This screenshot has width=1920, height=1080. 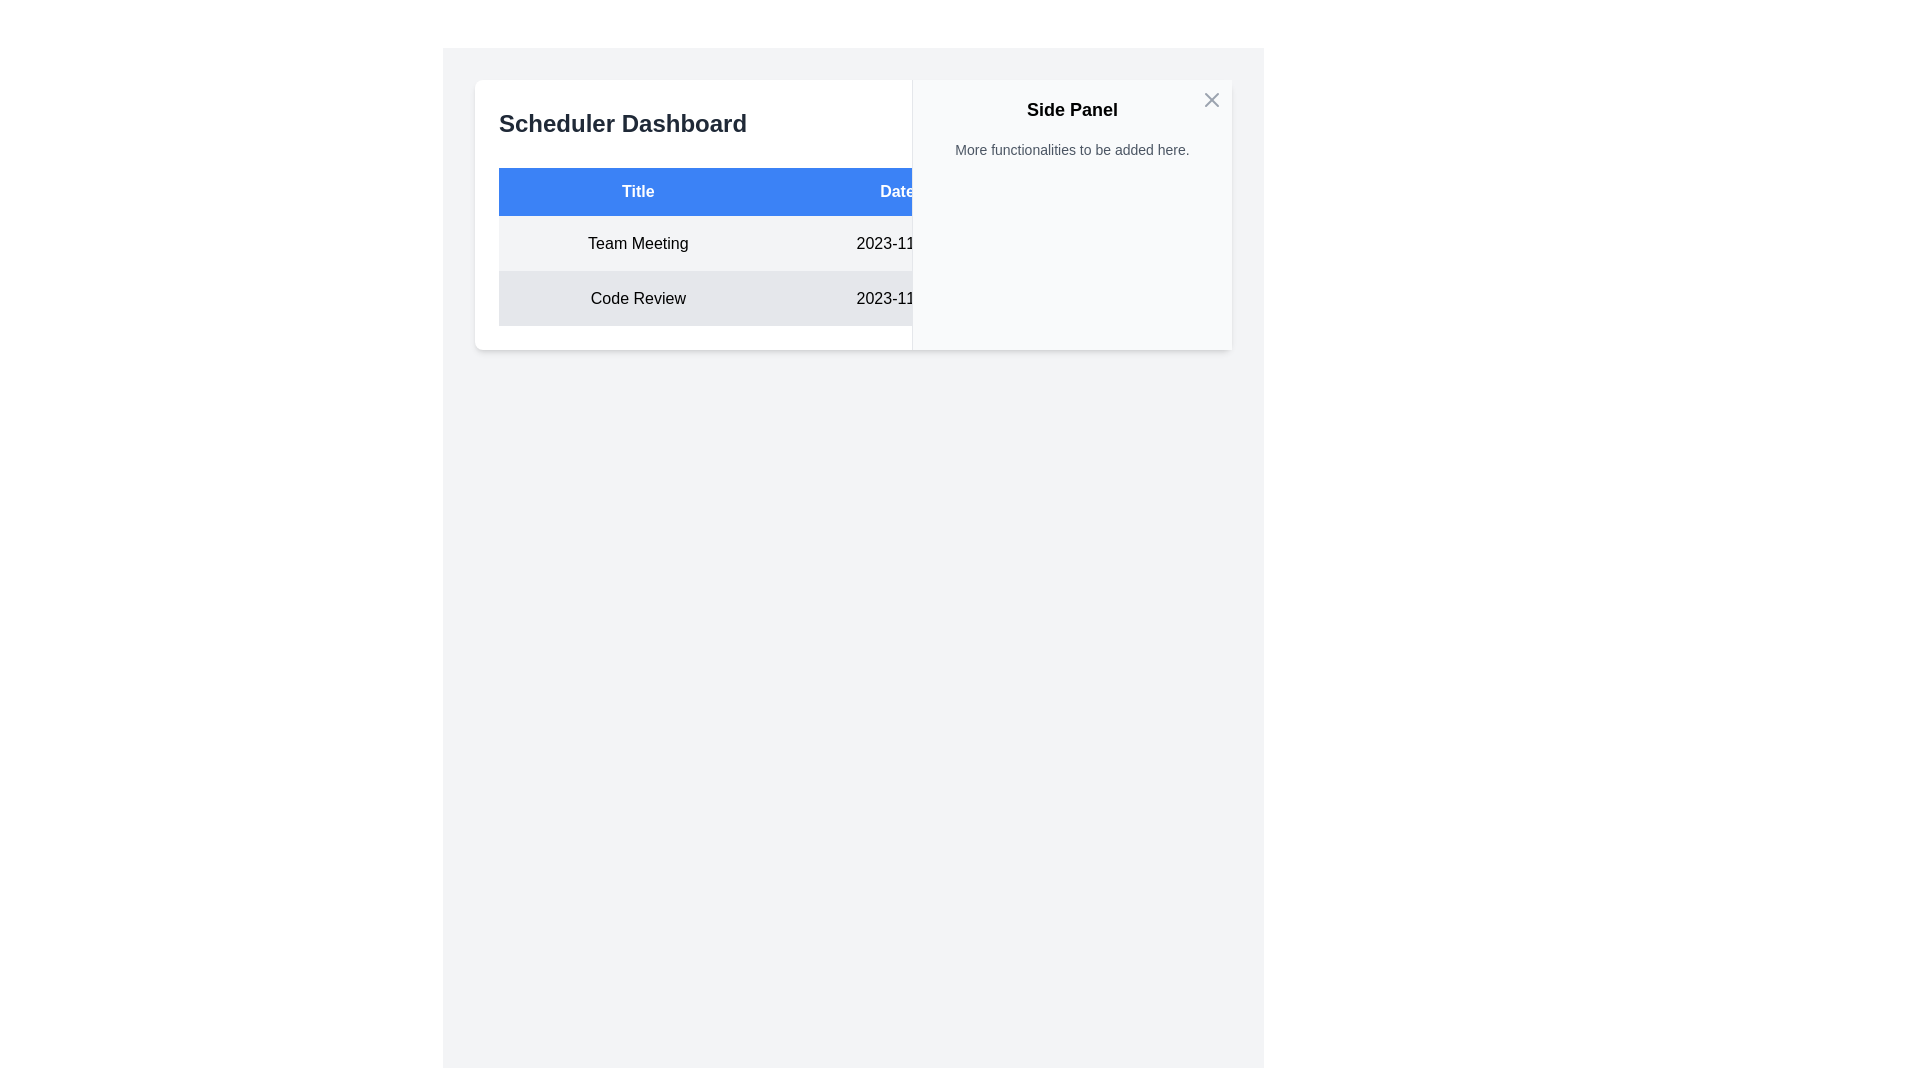 I want to click on the graphical icon in the top-right corner of the Side Panel, so click(x=1210, y=100).